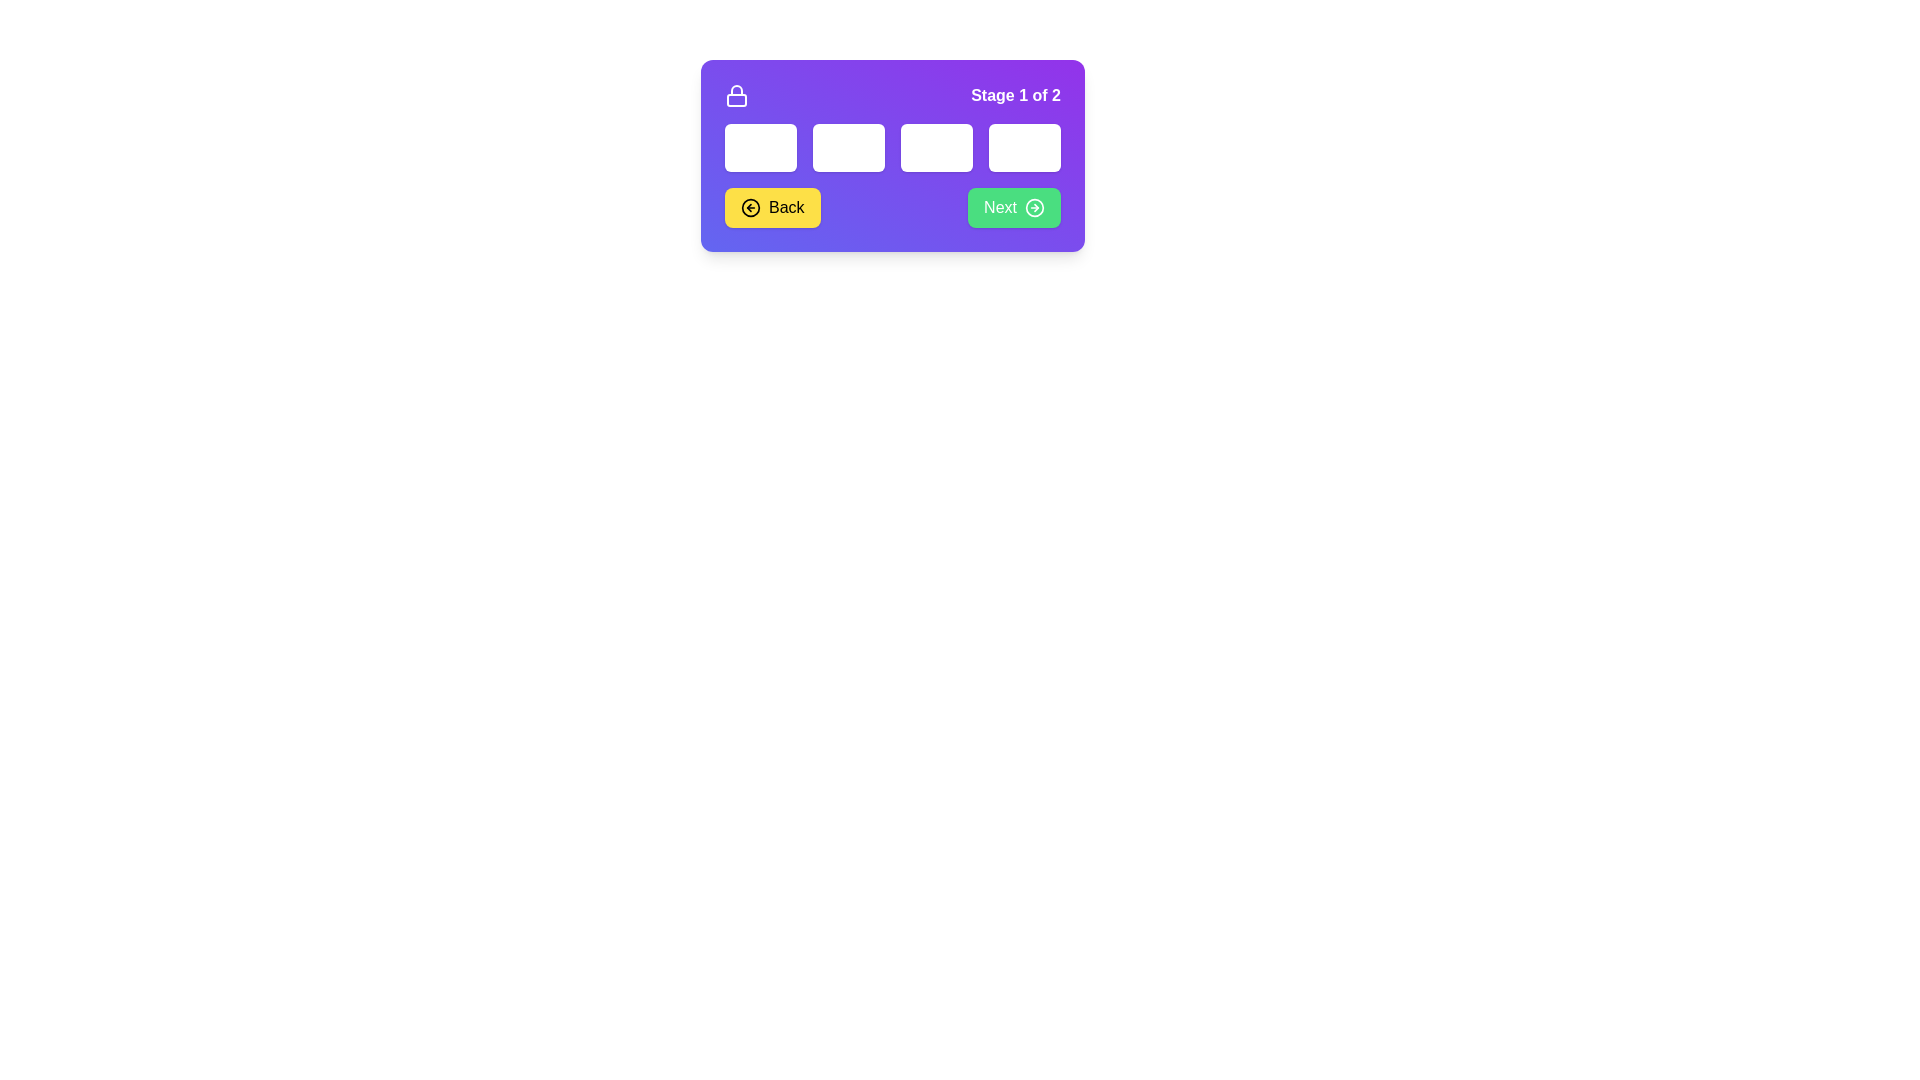  I want to click on the 'Back' button icon, represented by an SVG circle, located at the bottom-left corner of a purple card, so click(749, 208).